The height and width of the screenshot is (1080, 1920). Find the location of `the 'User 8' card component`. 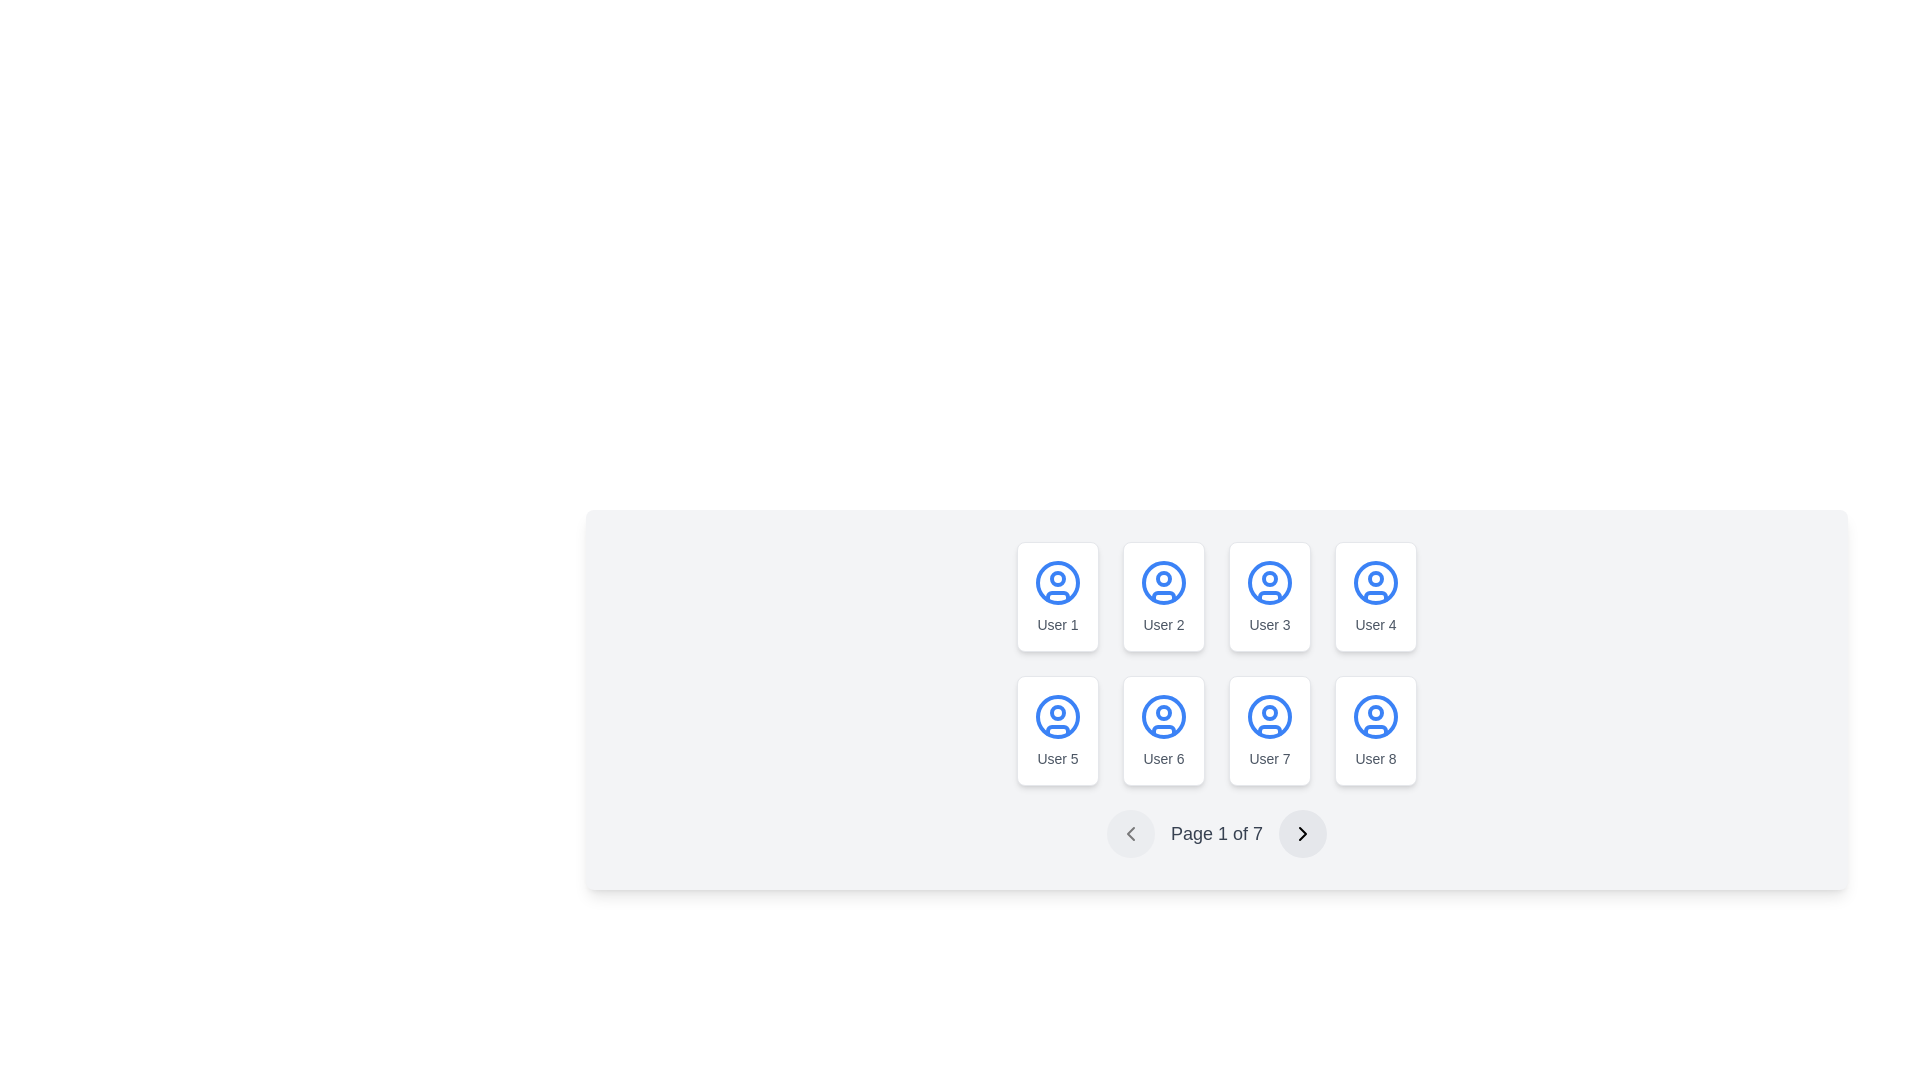

the 'User 8' card component is located at coordinates (1375, 731).